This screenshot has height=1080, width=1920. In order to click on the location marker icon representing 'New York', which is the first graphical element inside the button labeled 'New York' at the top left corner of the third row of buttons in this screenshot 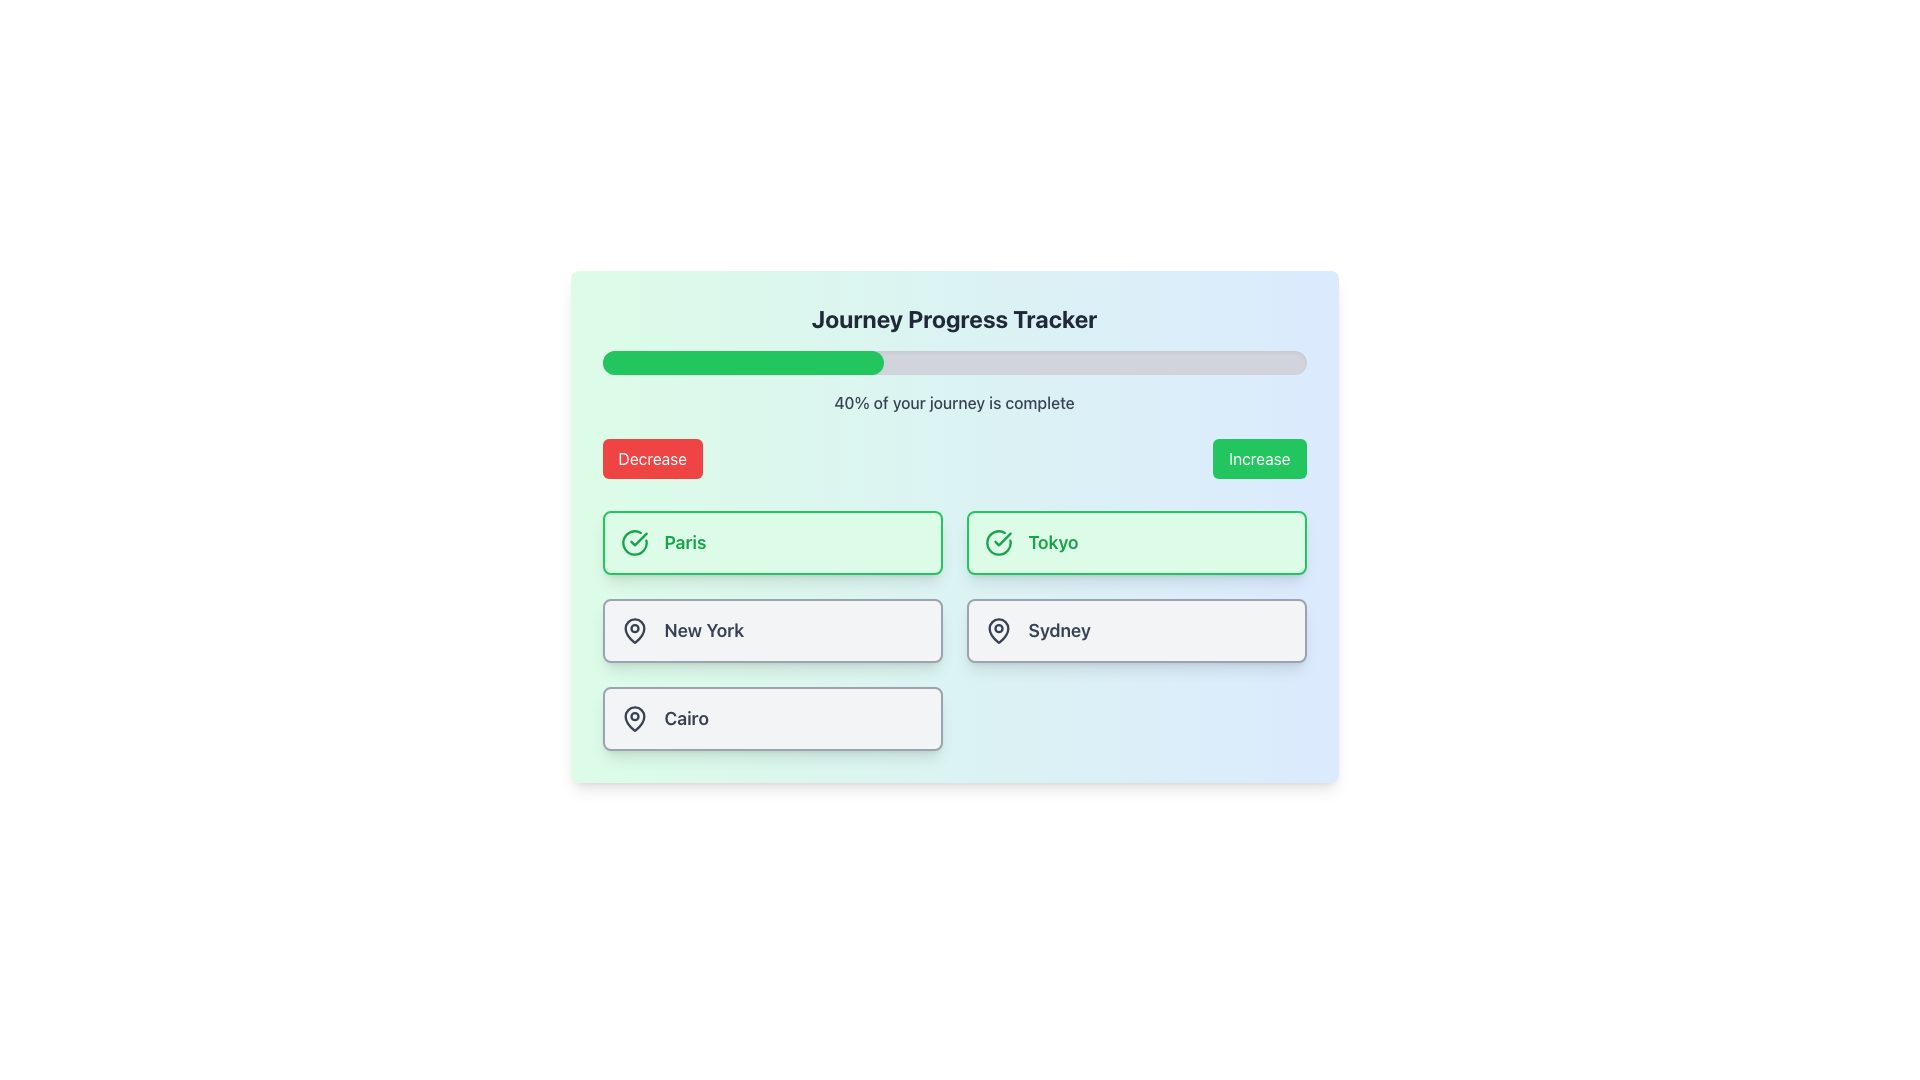, I will do `click(633, 631)`.